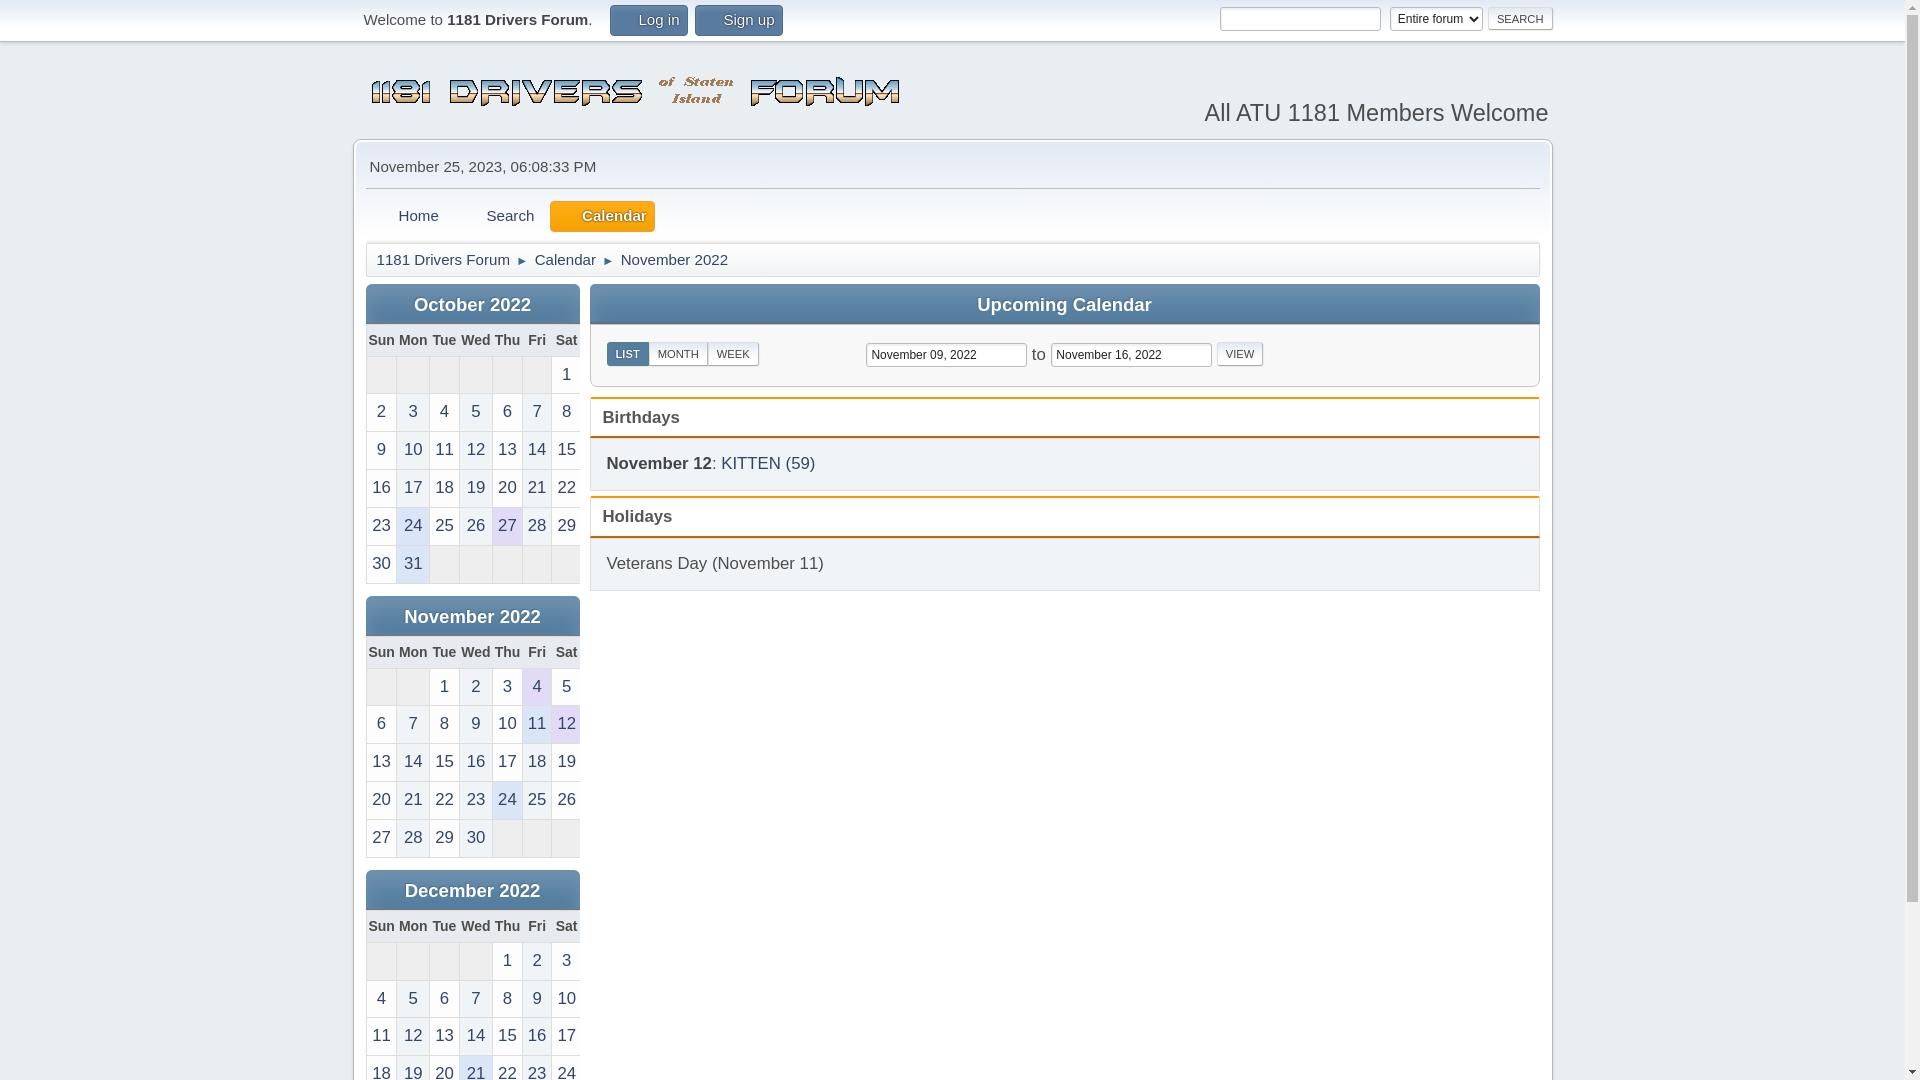  Describe the element at coordinates (537, 450) in the screenshot. I see `'14'` at that location.